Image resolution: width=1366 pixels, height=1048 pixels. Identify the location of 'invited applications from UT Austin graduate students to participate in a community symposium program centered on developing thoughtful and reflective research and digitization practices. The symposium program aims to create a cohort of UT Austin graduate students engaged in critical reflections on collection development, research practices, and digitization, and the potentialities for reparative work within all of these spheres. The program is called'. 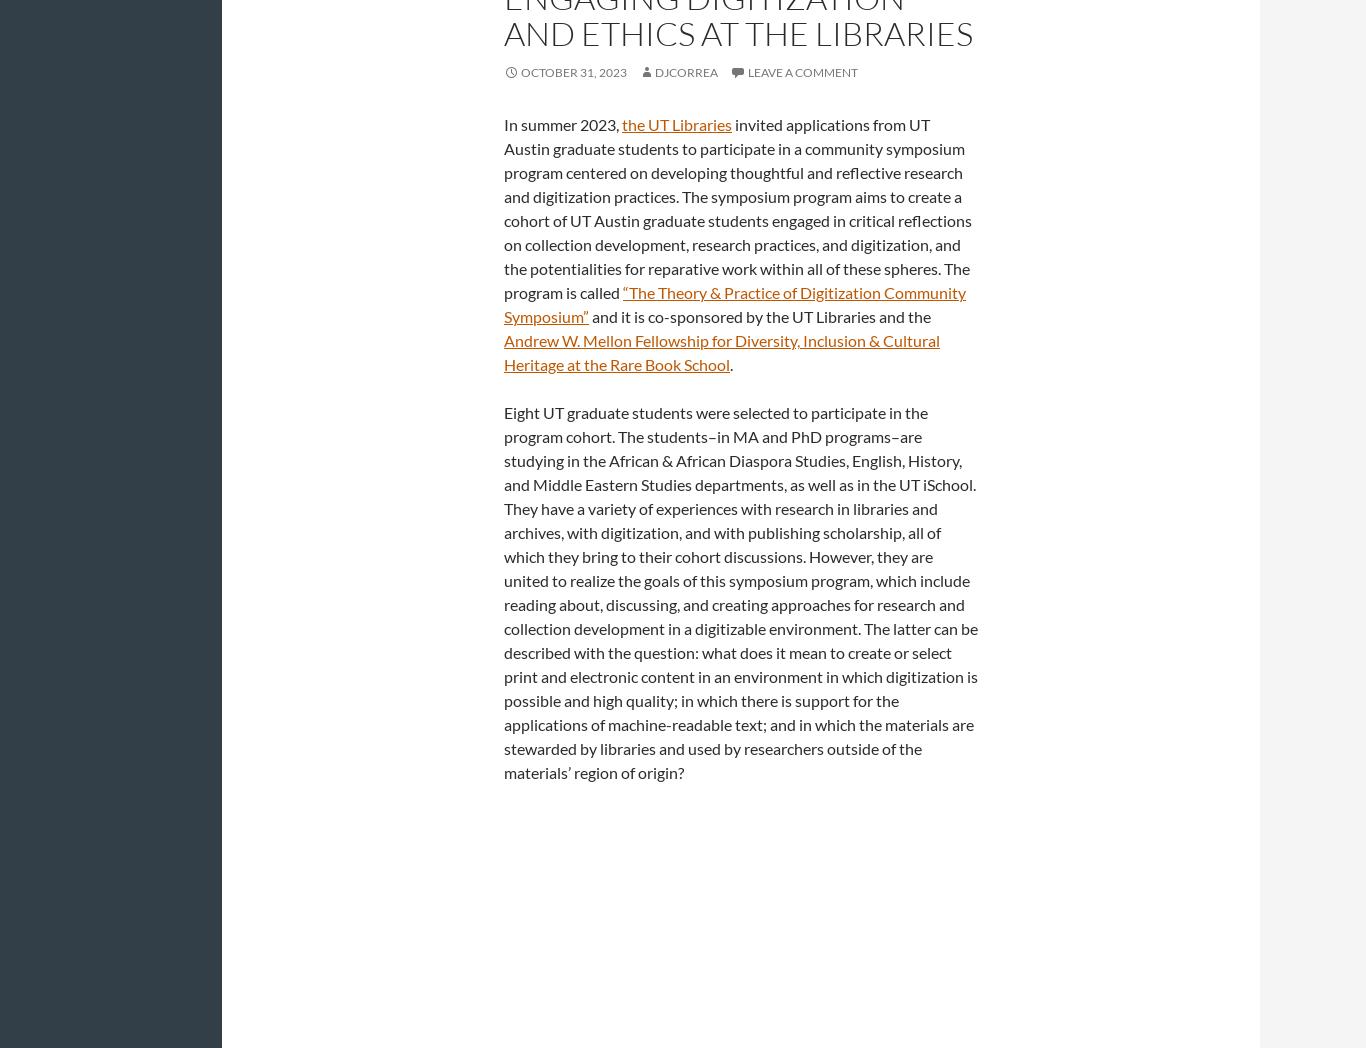
(738, 207).